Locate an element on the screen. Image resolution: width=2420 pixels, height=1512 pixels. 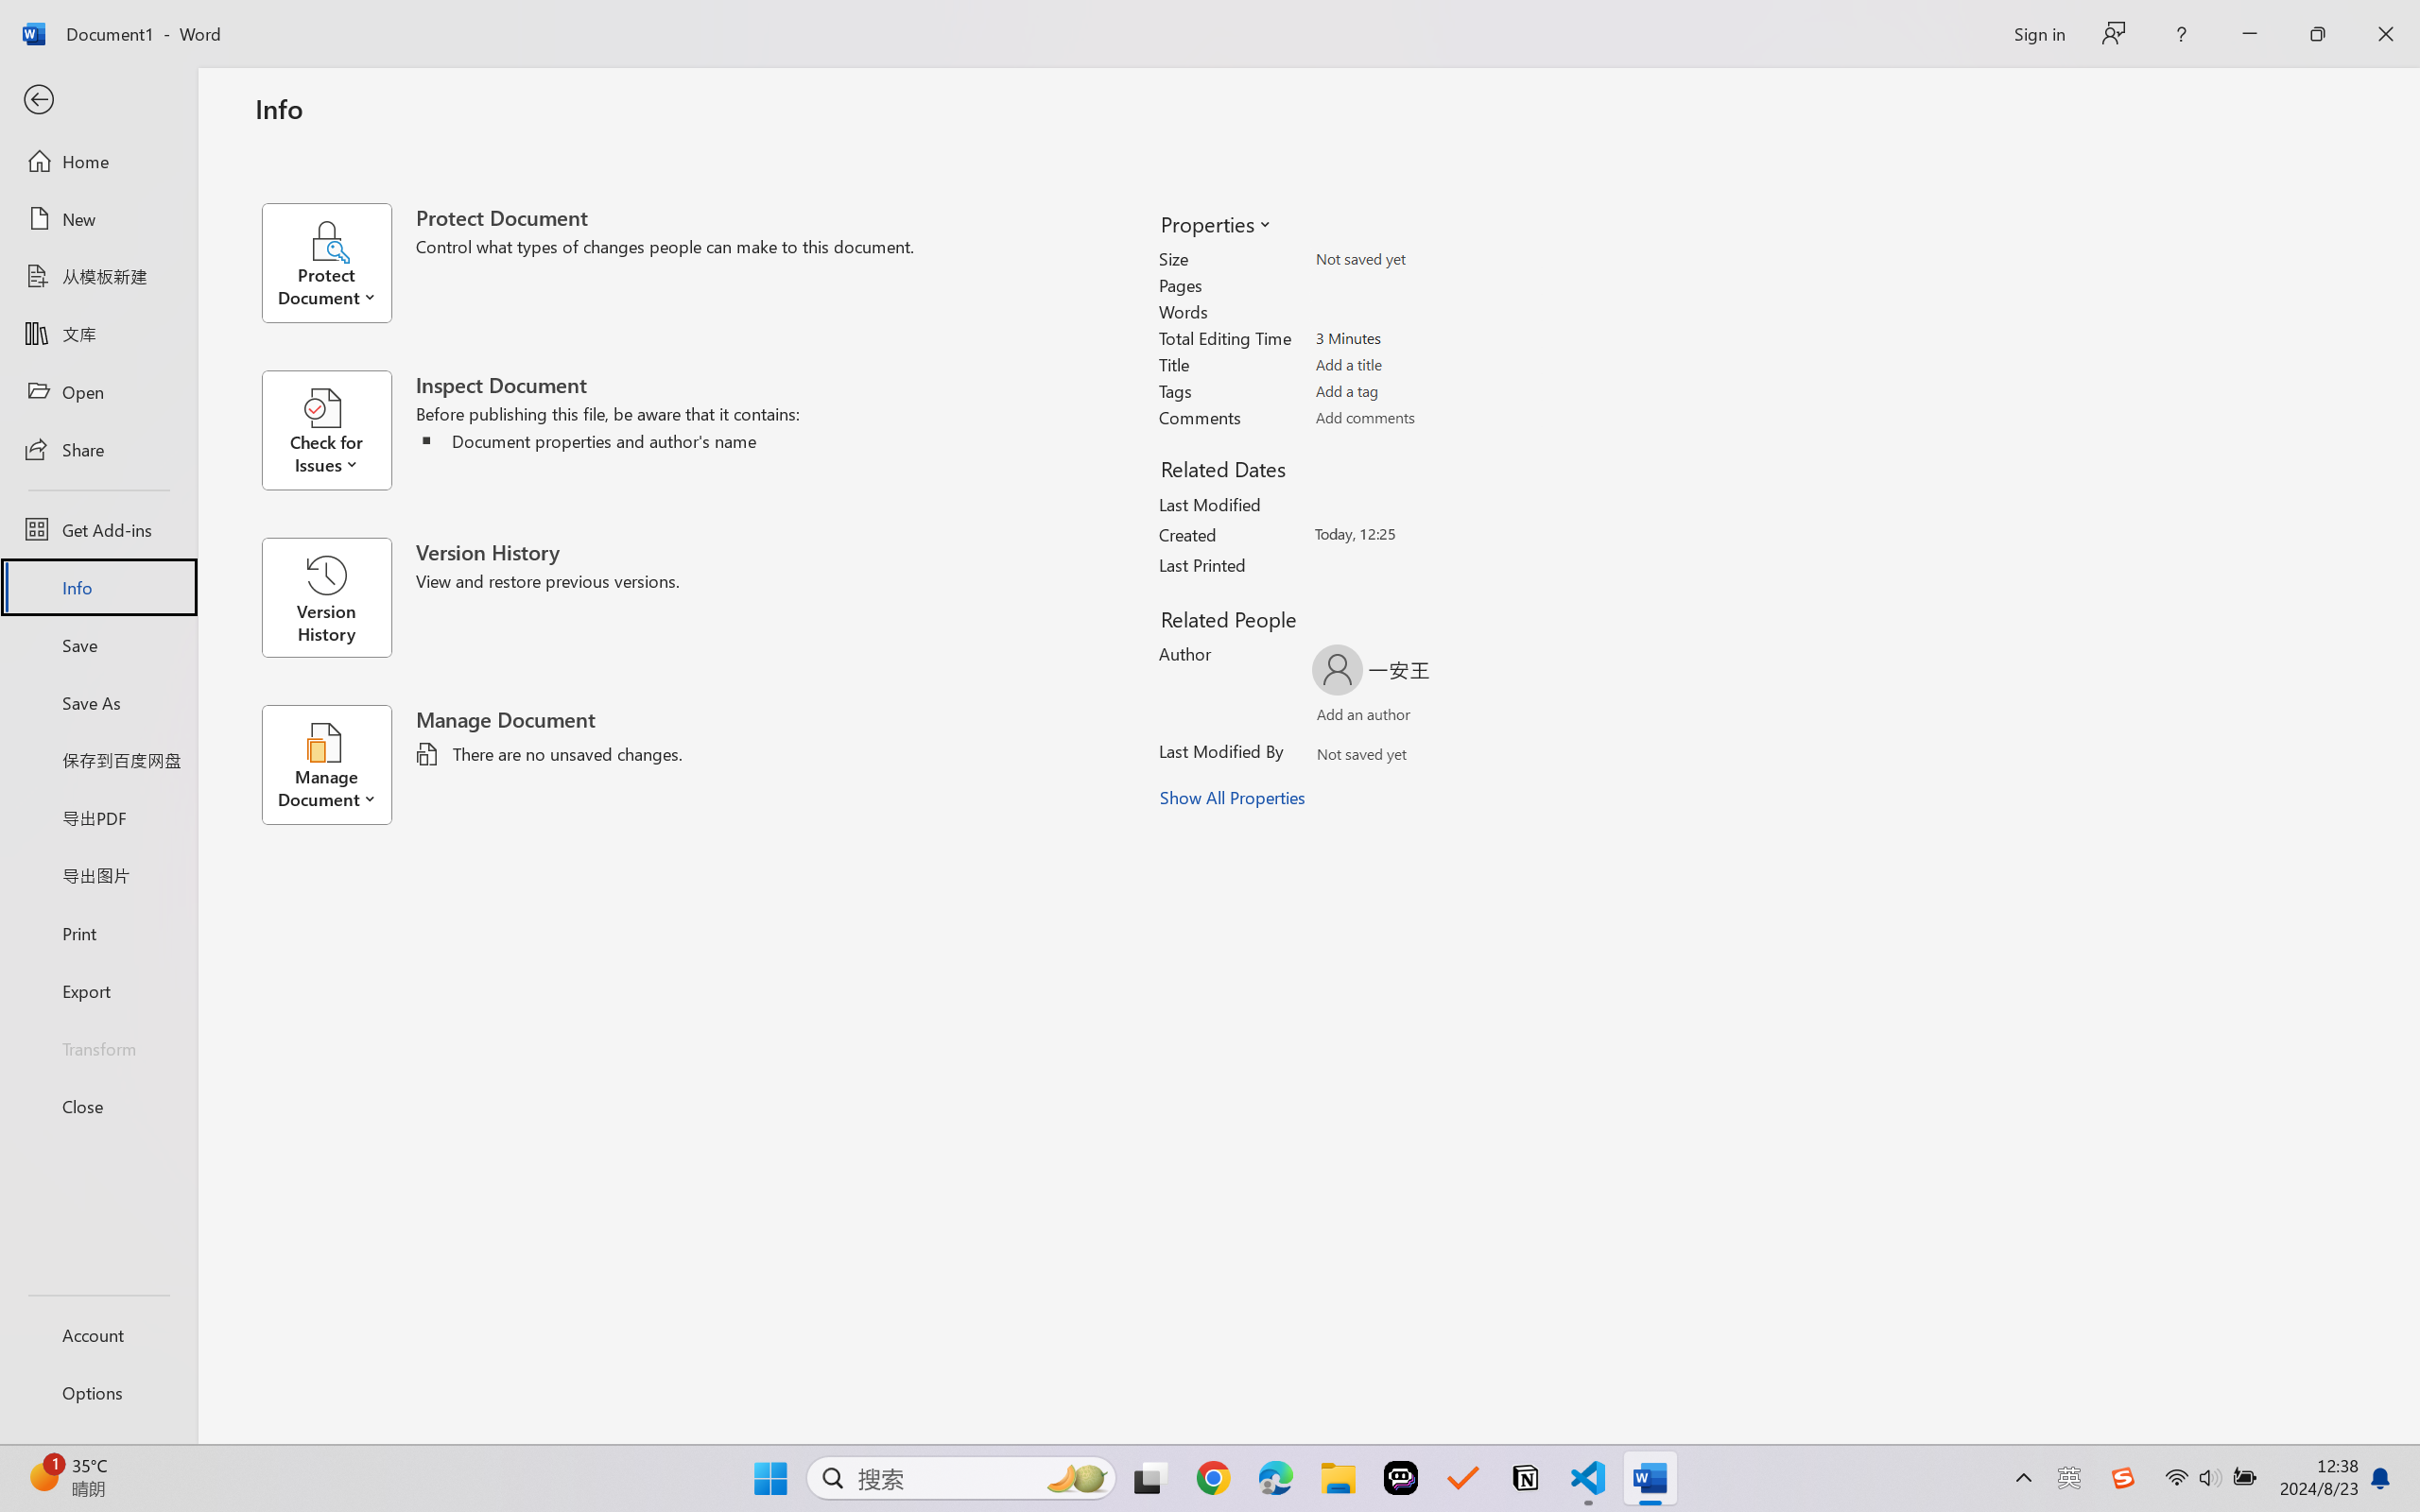
'Info' is located at coordinates (97, 586).